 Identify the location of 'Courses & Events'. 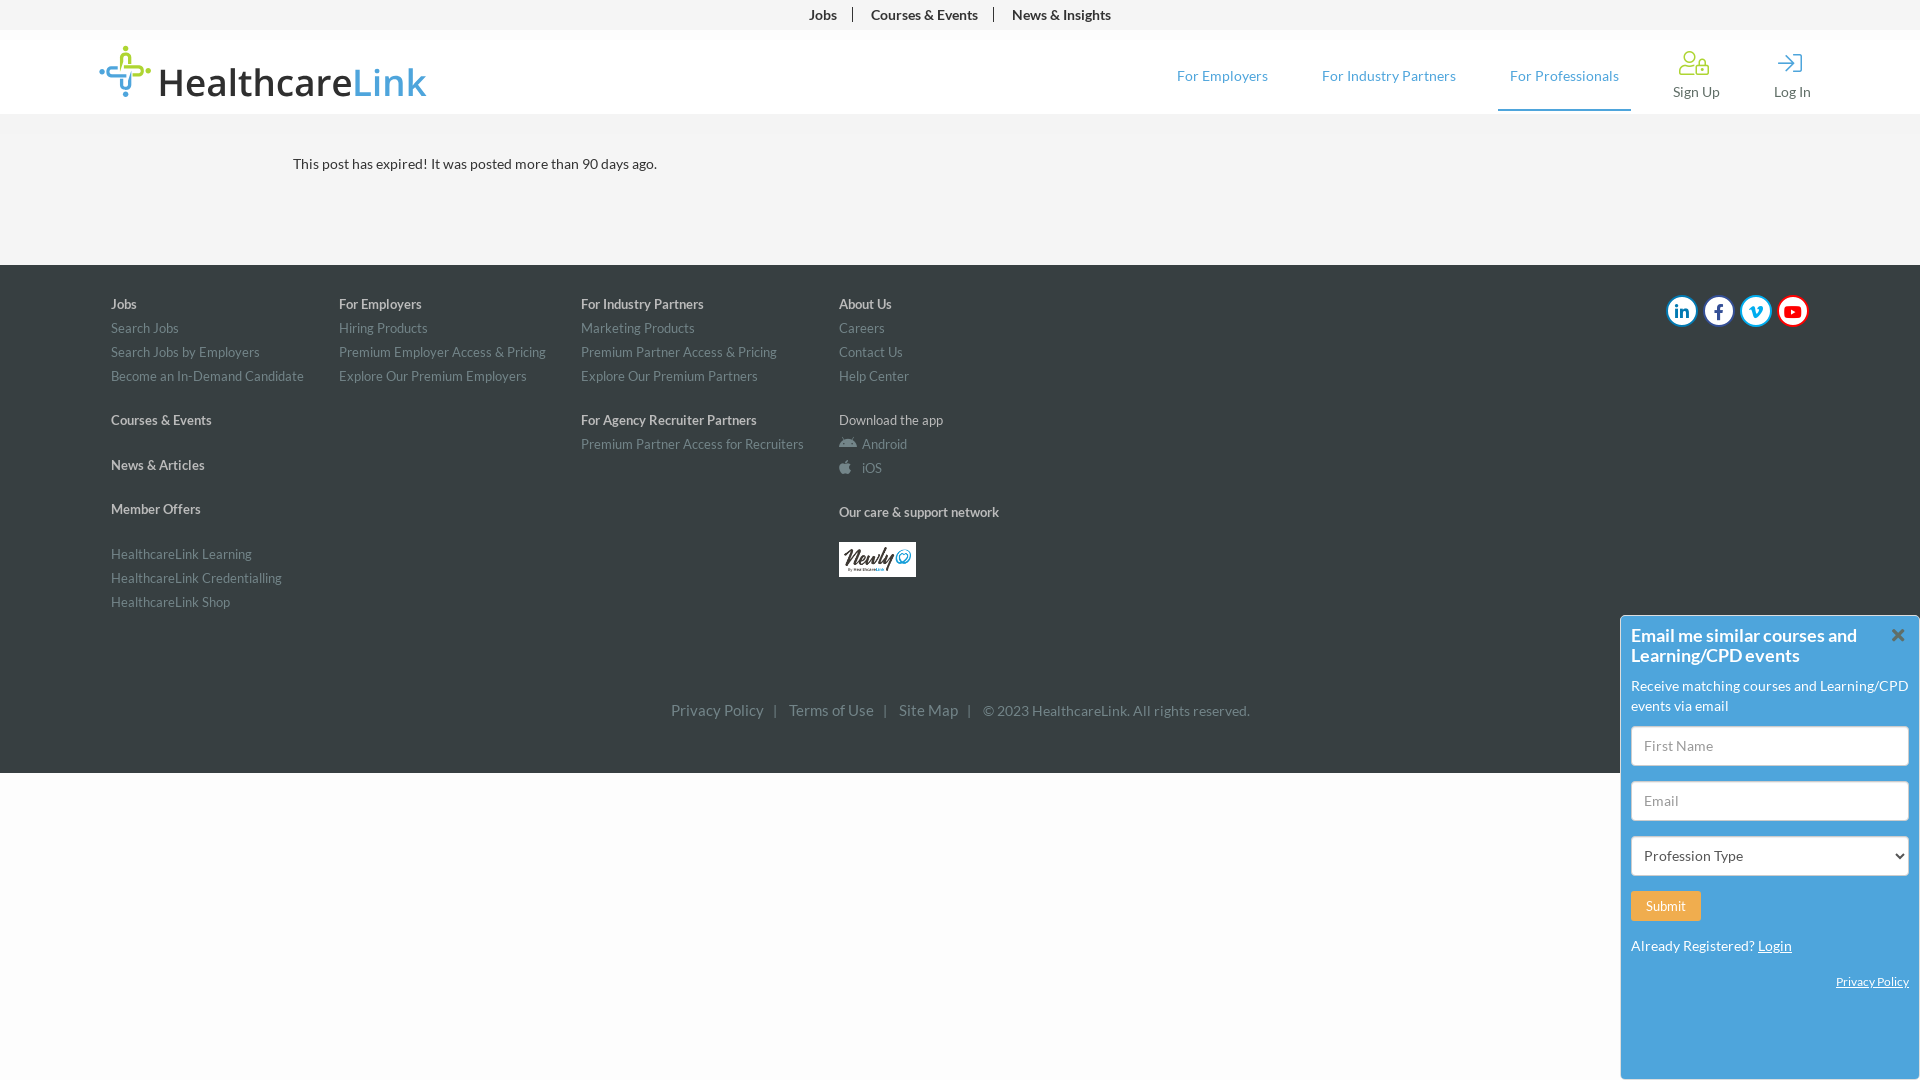
(923, 14).